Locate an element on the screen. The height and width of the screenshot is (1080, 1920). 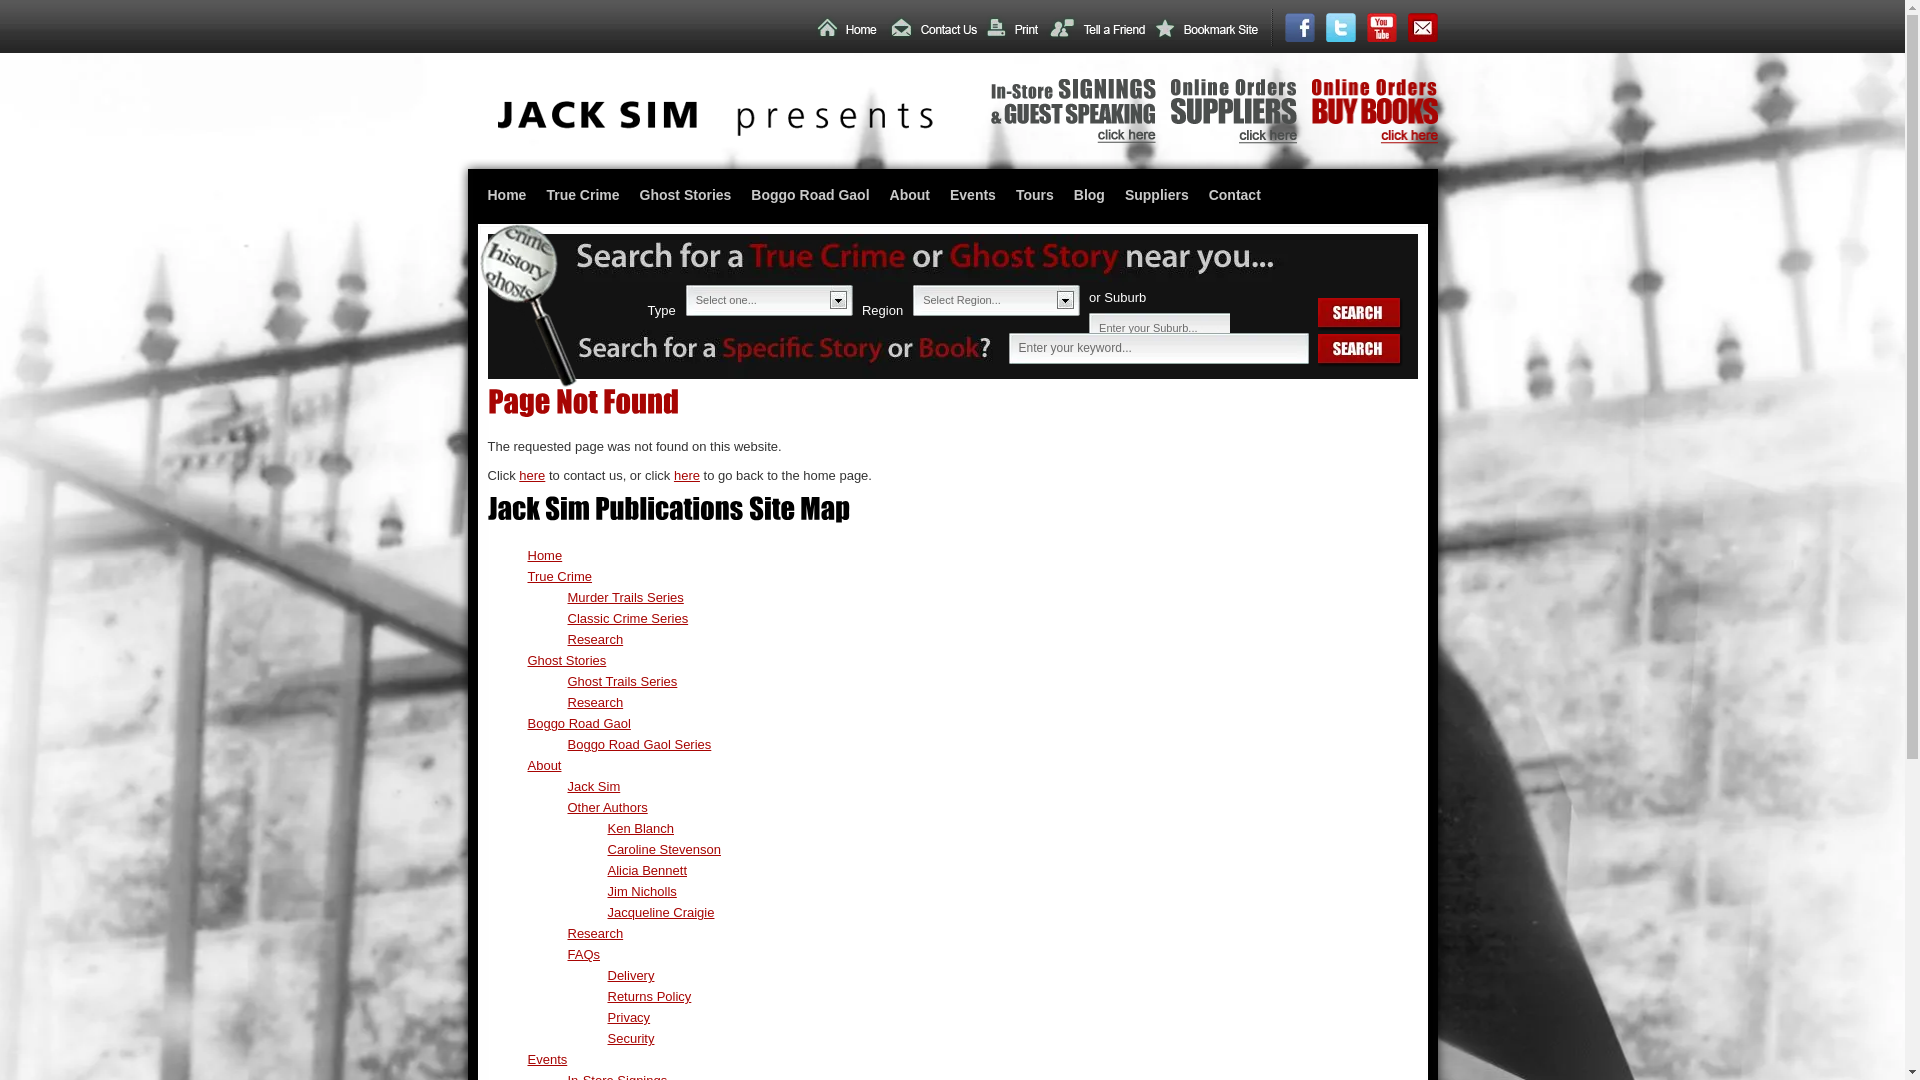
'In Store Signings & Guest Speaking' is located at coordinates (1071, 137).